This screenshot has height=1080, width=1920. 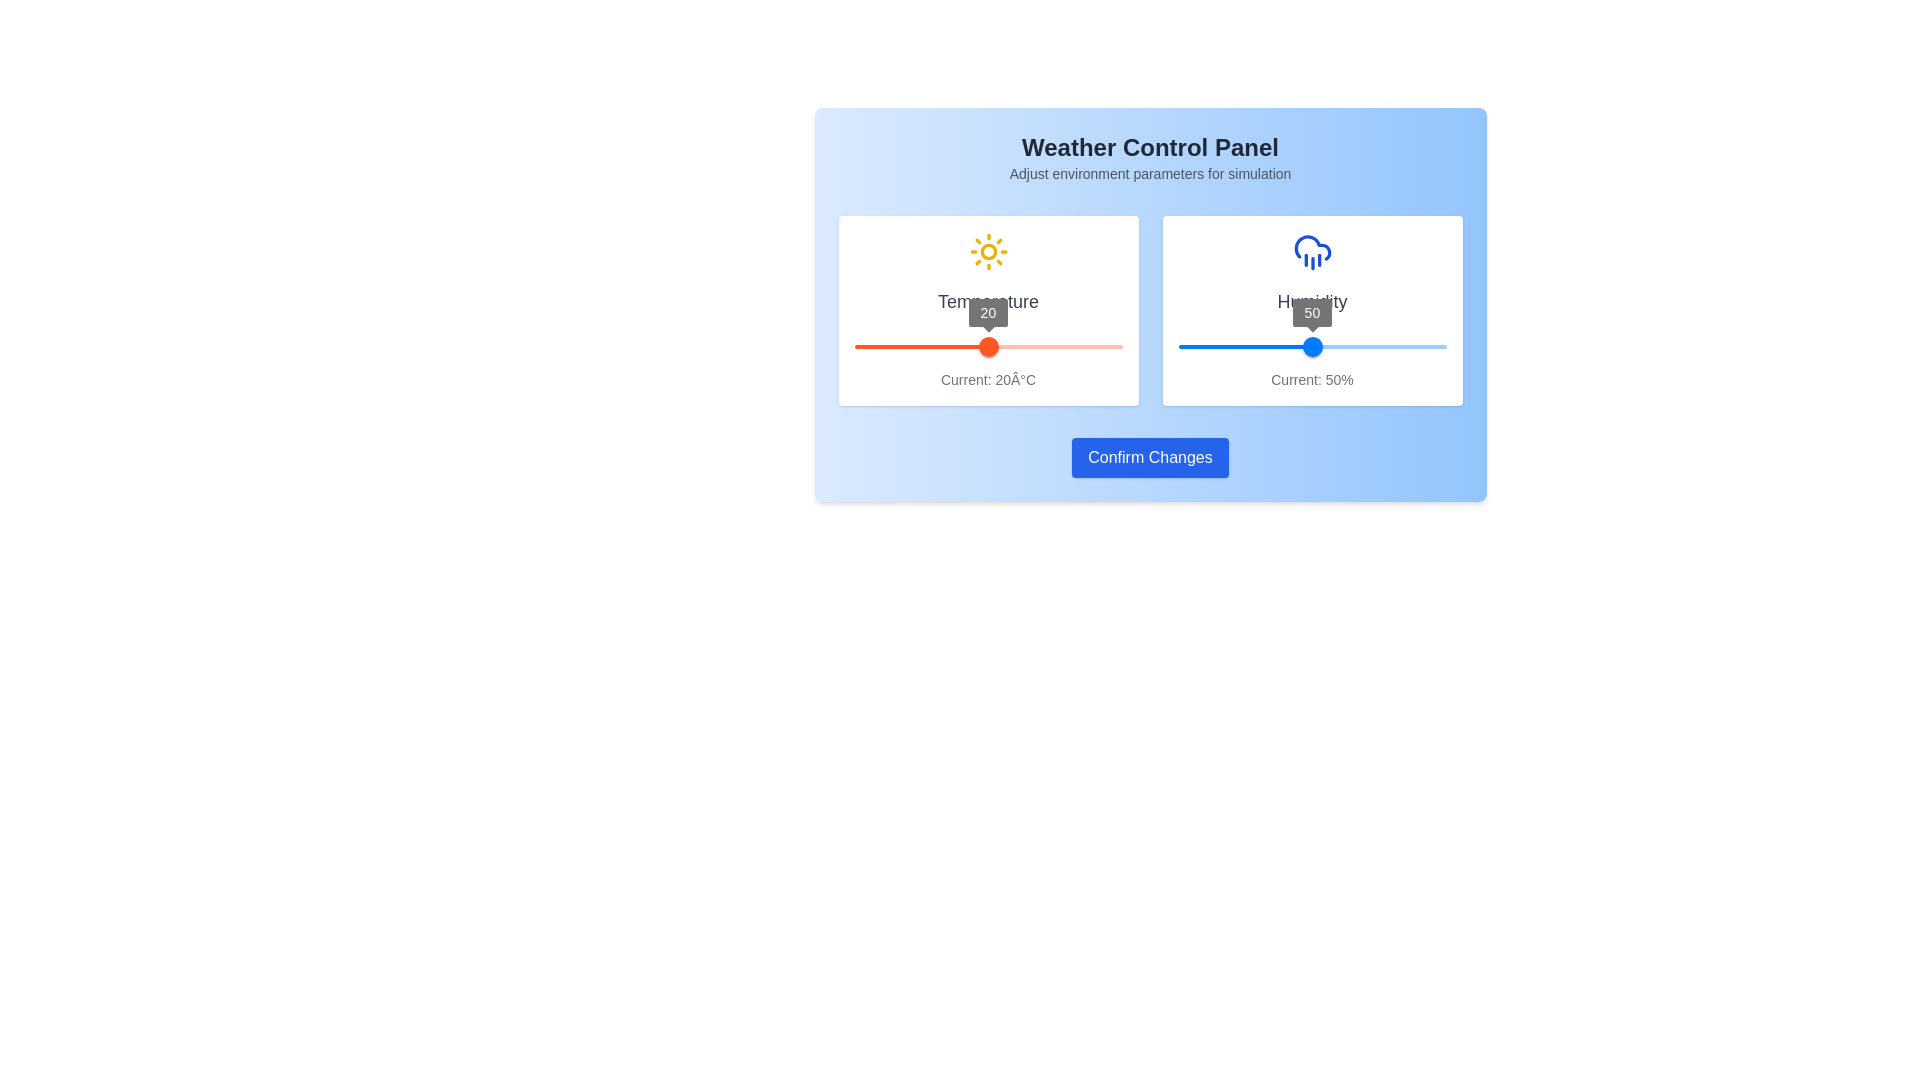 What do you see at coordinates (1059, 346) in the screenshot?
I see `the temperature slider` at bounding box center [1059, 346].